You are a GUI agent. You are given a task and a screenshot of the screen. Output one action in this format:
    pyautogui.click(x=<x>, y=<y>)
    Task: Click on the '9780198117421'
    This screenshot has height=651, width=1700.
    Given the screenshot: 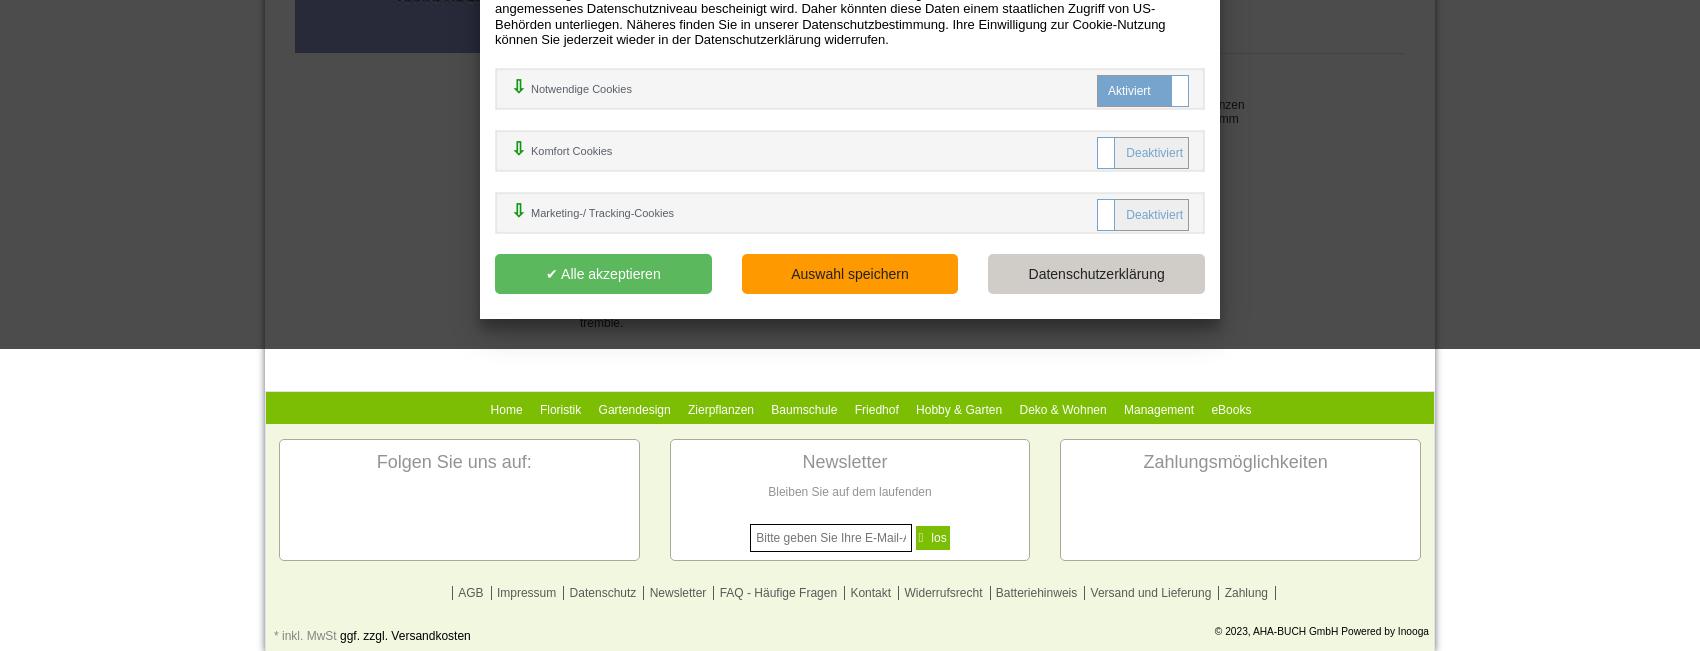 What is the action you would take?
    pyautogui.click(x=764, y=74)
    